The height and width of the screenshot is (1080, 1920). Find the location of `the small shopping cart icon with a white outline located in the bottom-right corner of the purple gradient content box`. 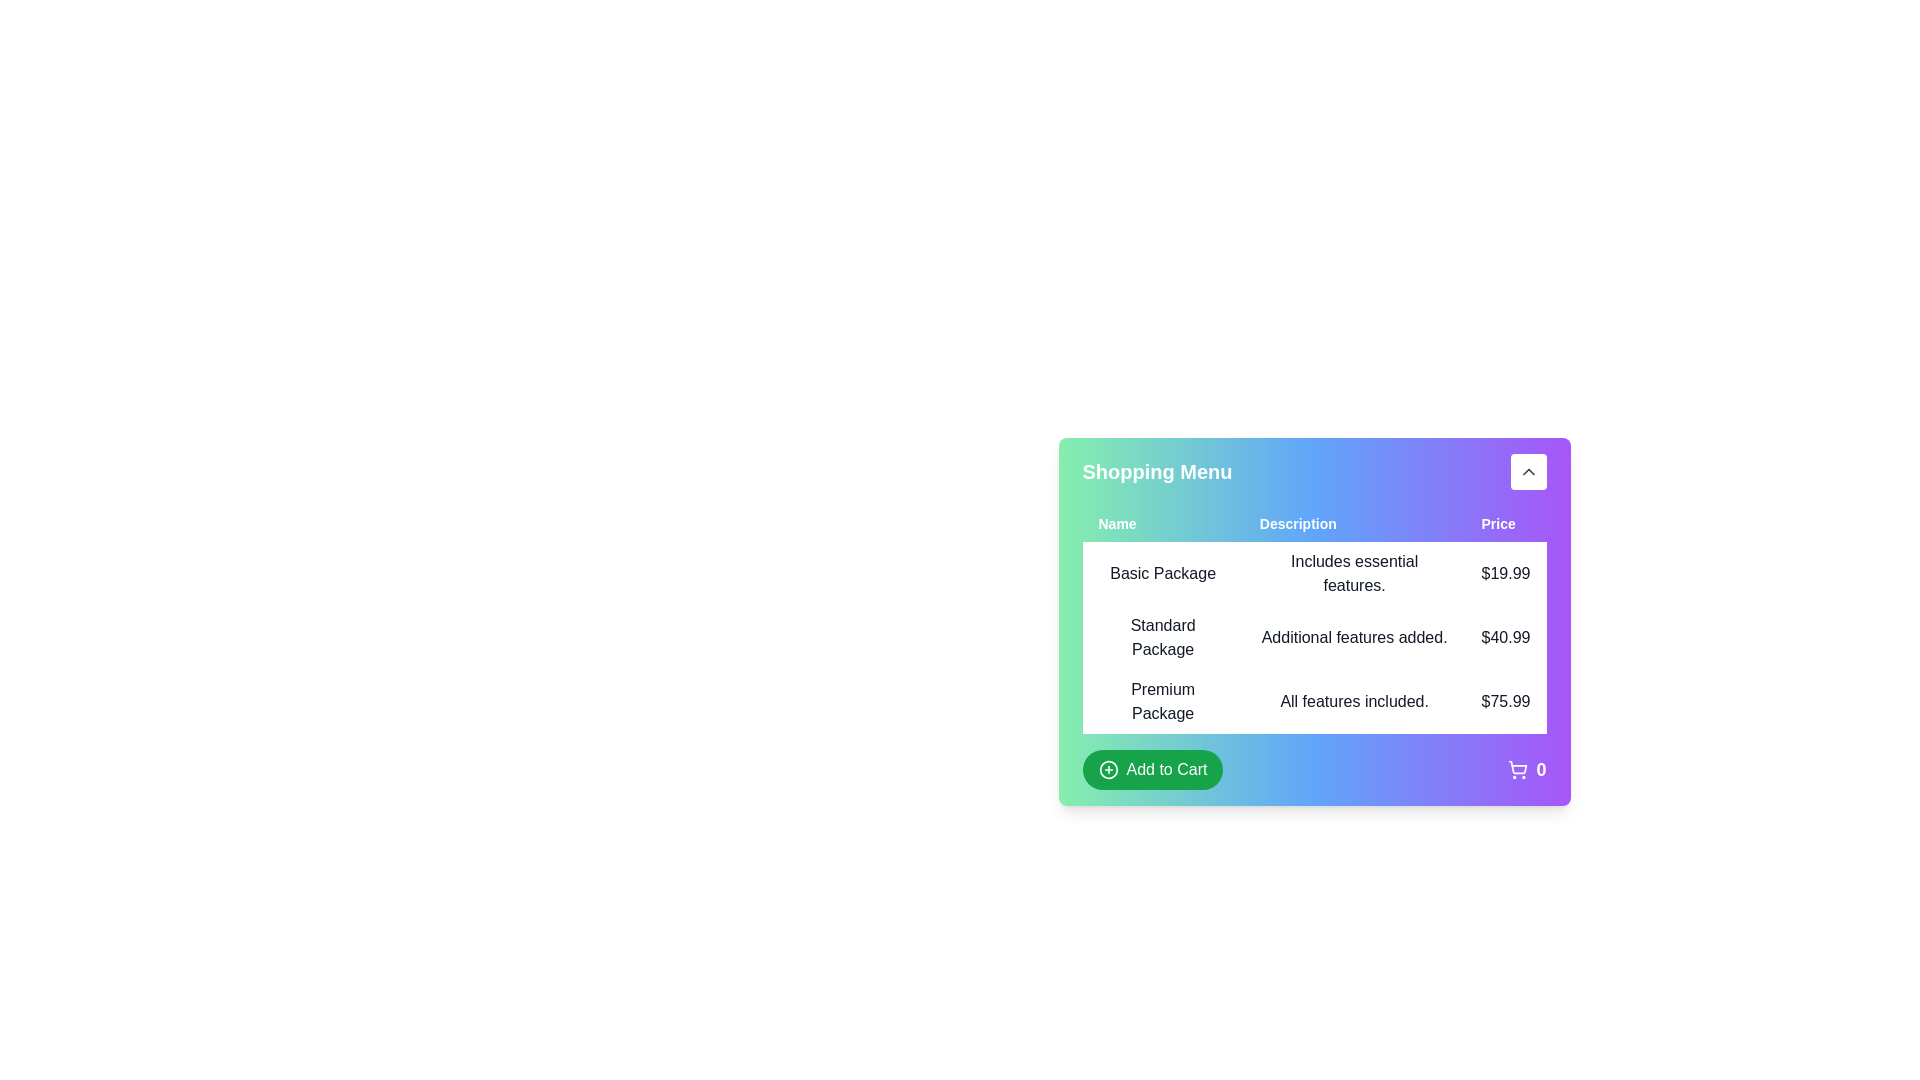

the small shopping cart icon with a white outline located in the bottom-right corner of the purple gradient content box is located at coordinates (1518, 769).